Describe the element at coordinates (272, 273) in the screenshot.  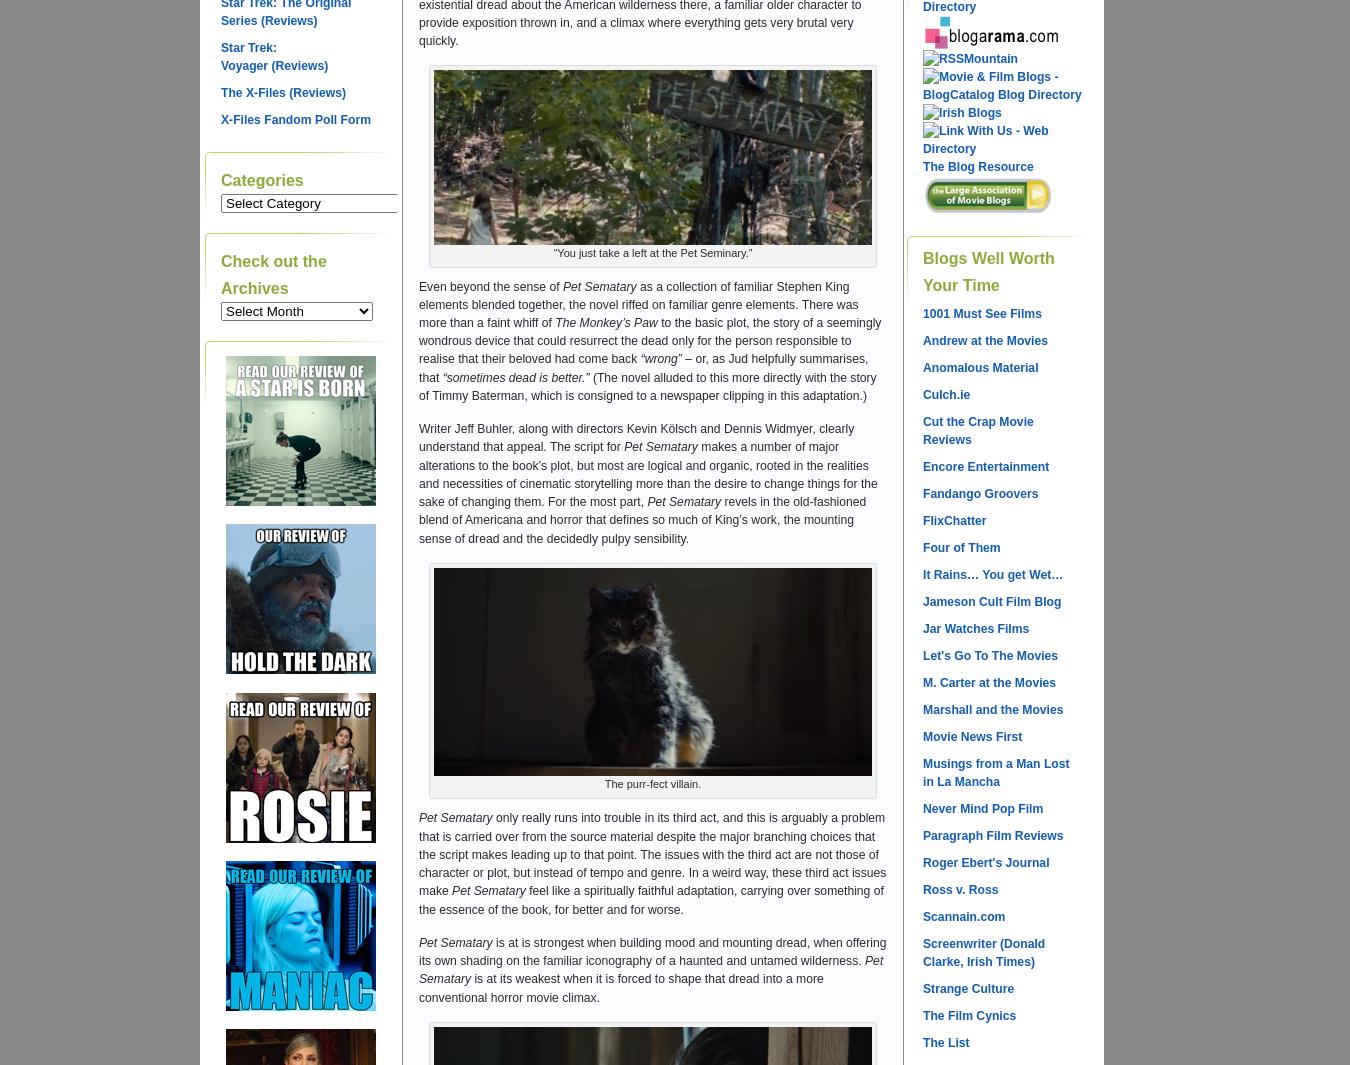
I see `'Check out the Archives'` at that location.